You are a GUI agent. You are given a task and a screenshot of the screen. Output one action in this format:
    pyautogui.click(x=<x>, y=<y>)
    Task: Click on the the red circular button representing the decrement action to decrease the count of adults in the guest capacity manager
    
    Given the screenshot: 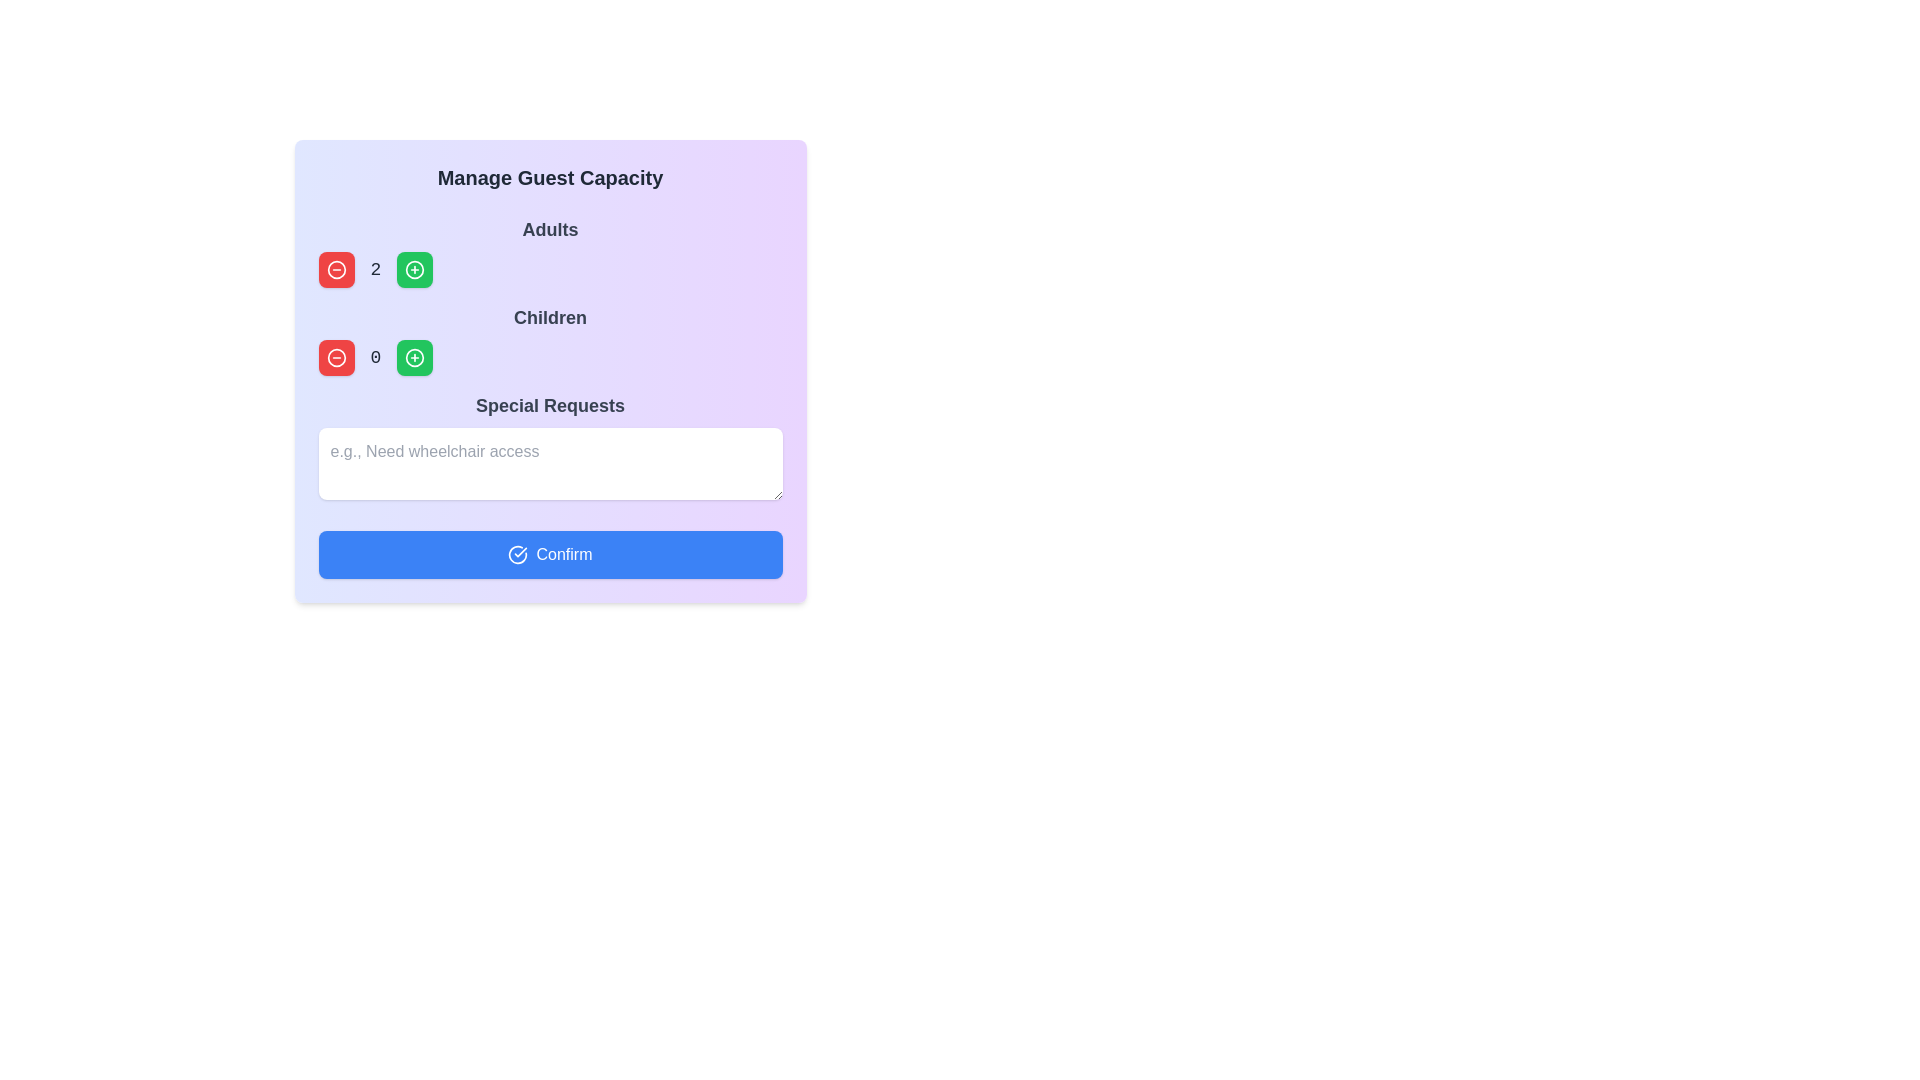 What is the action you would take?
    pyautogui.click(x=336, y=270)
    